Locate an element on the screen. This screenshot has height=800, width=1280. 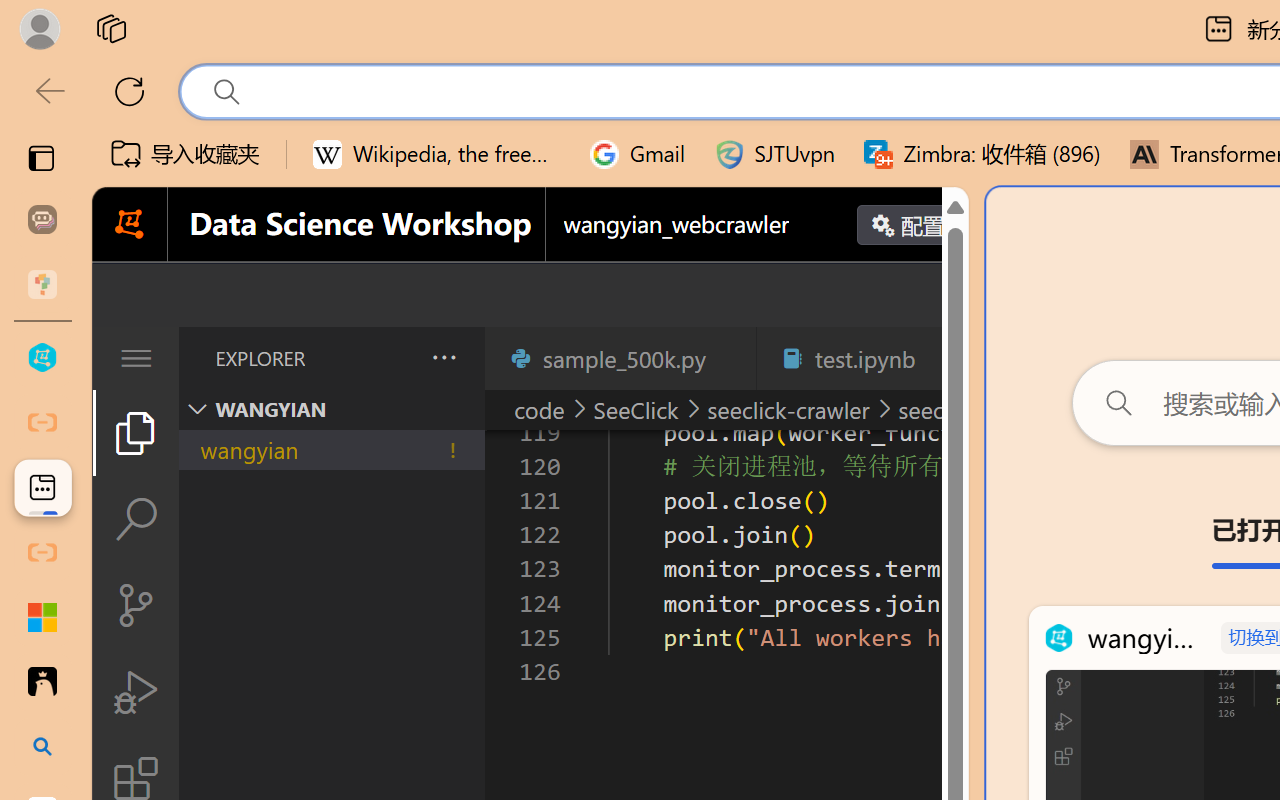
'sample_500k.py' is located at coordinates (619, 358).